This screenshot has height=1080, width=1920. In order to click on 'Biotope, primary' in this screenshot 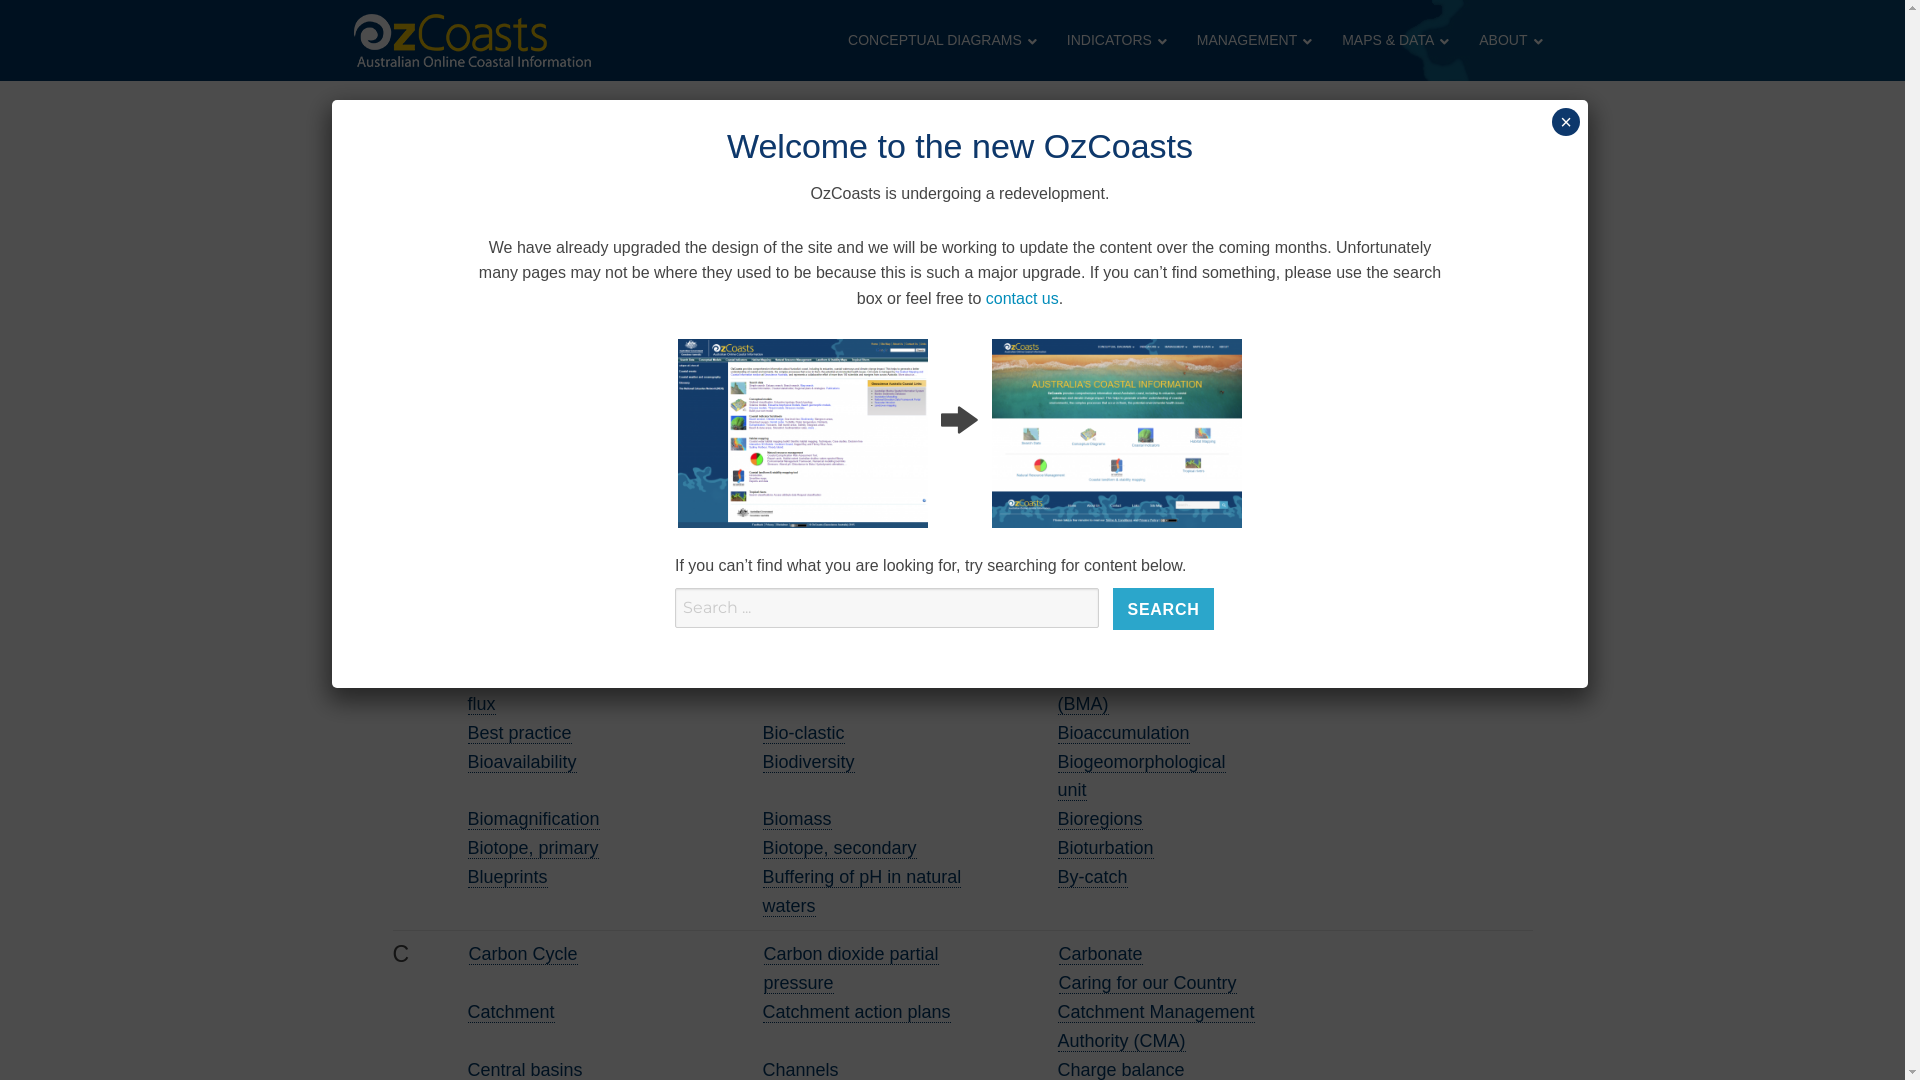, I will do `click(533, 848)`.